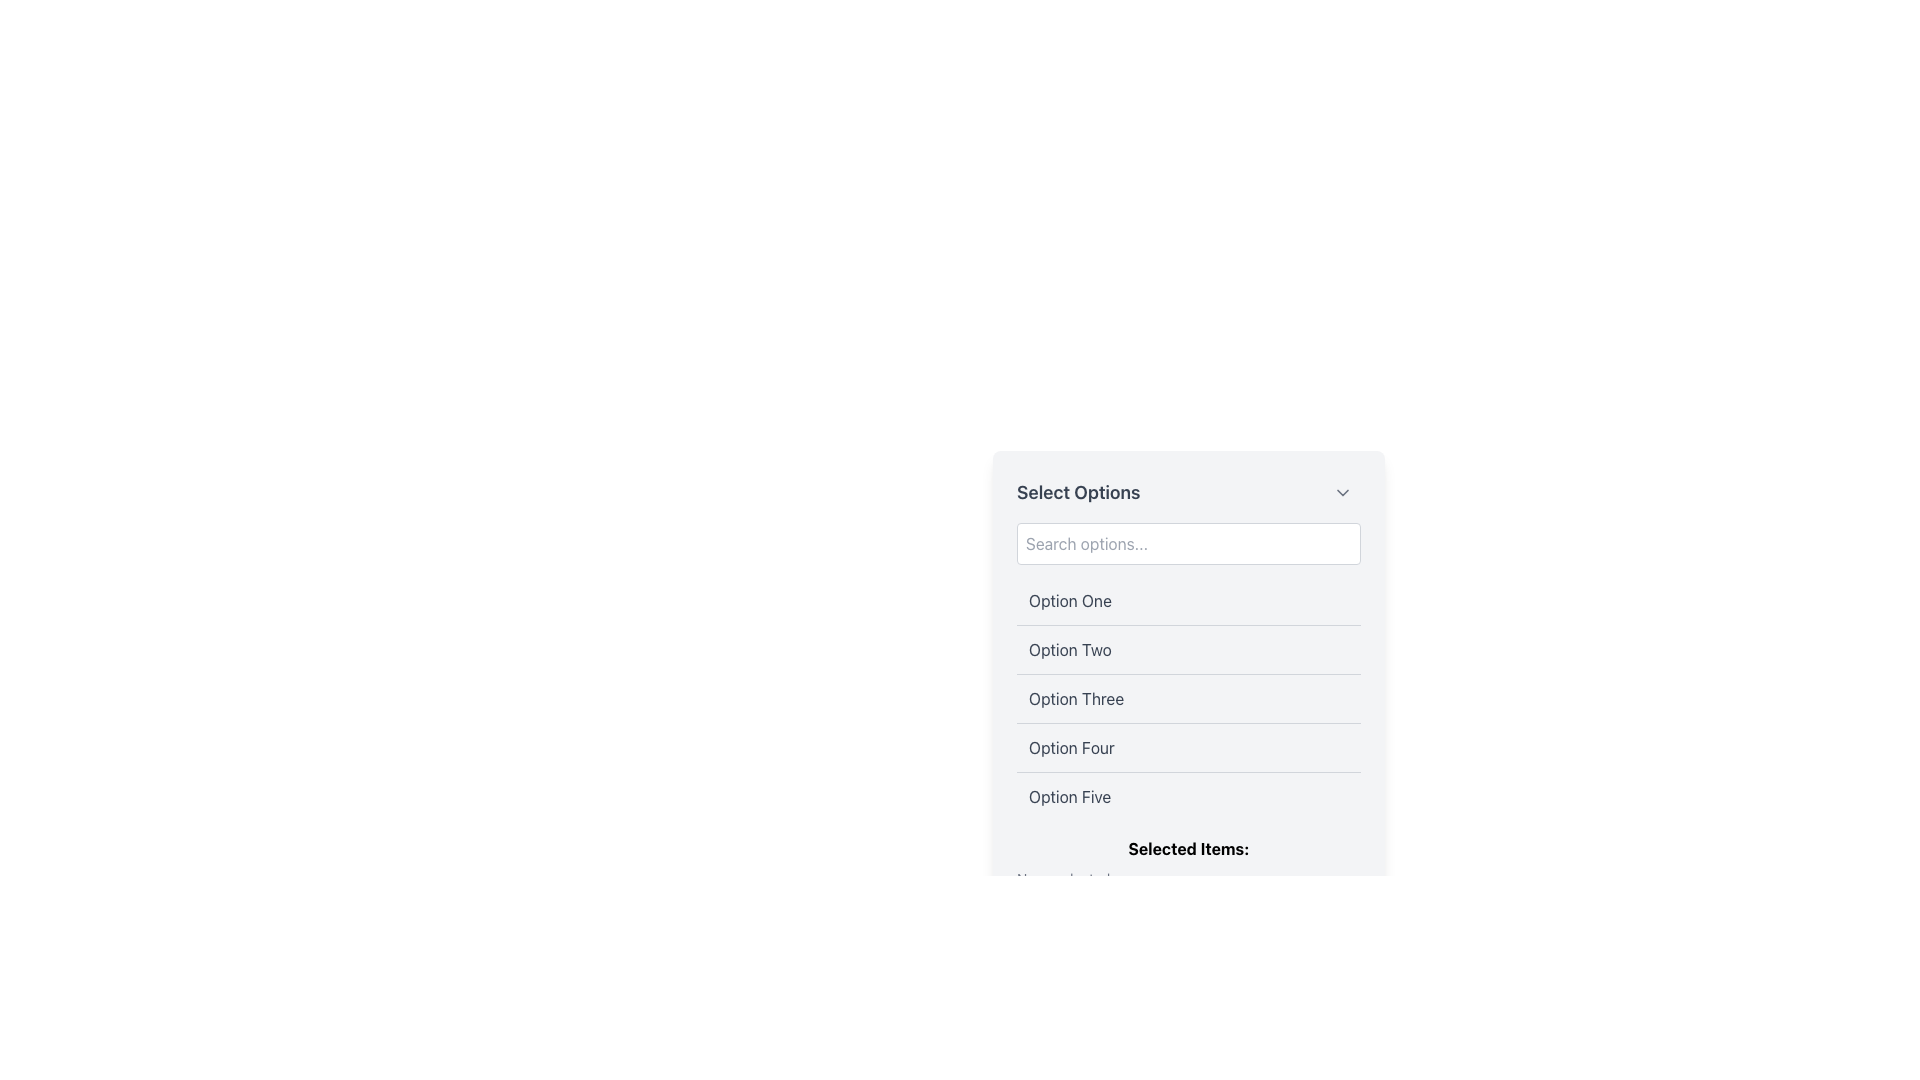 Image resolution: width=1920 pixels, height=1080 pixels. What do you see at coordinates (1189, 648) in the screenshot?
I see `the second option in the dropdown menu, which is a selectable List Item located below 'Option One' and above 'Option Three'` at bounding box center [1189, 648].